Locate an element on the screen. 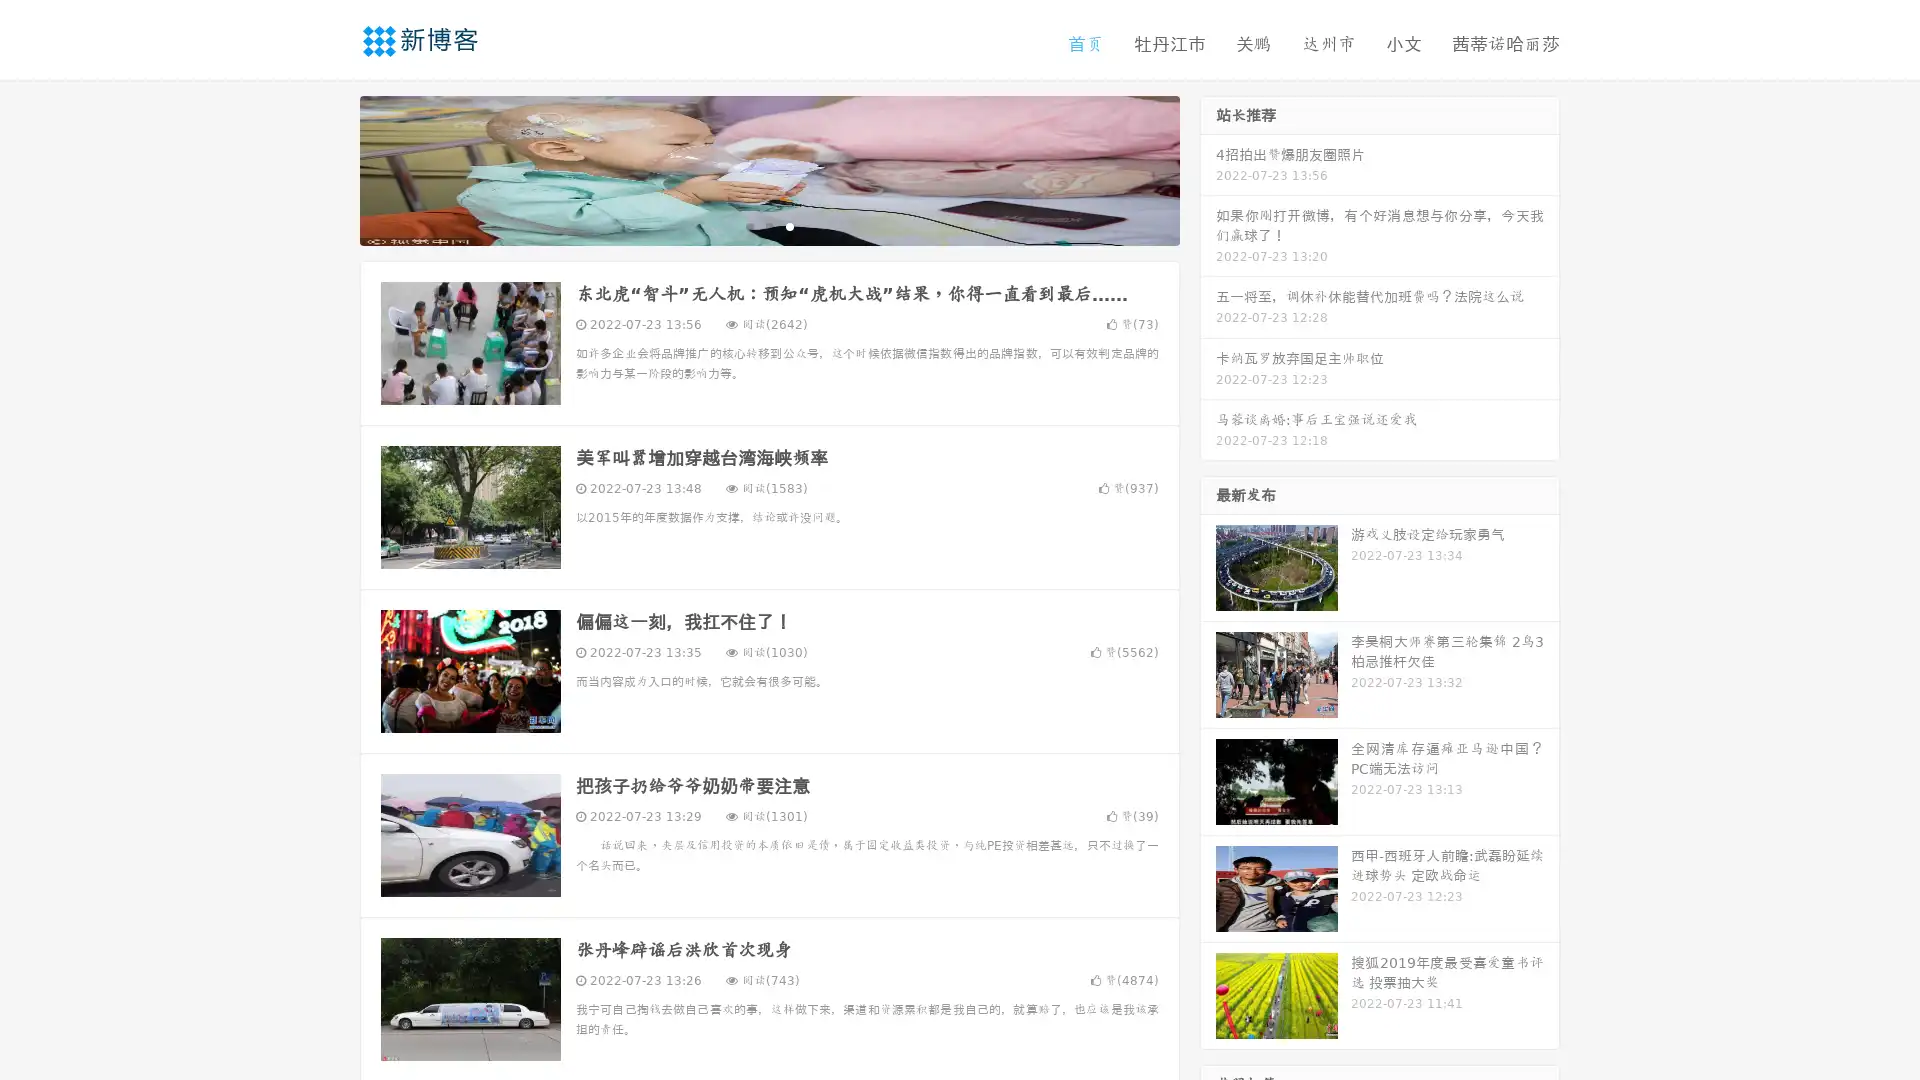  Next slide is located at coordinates (1208, 168).